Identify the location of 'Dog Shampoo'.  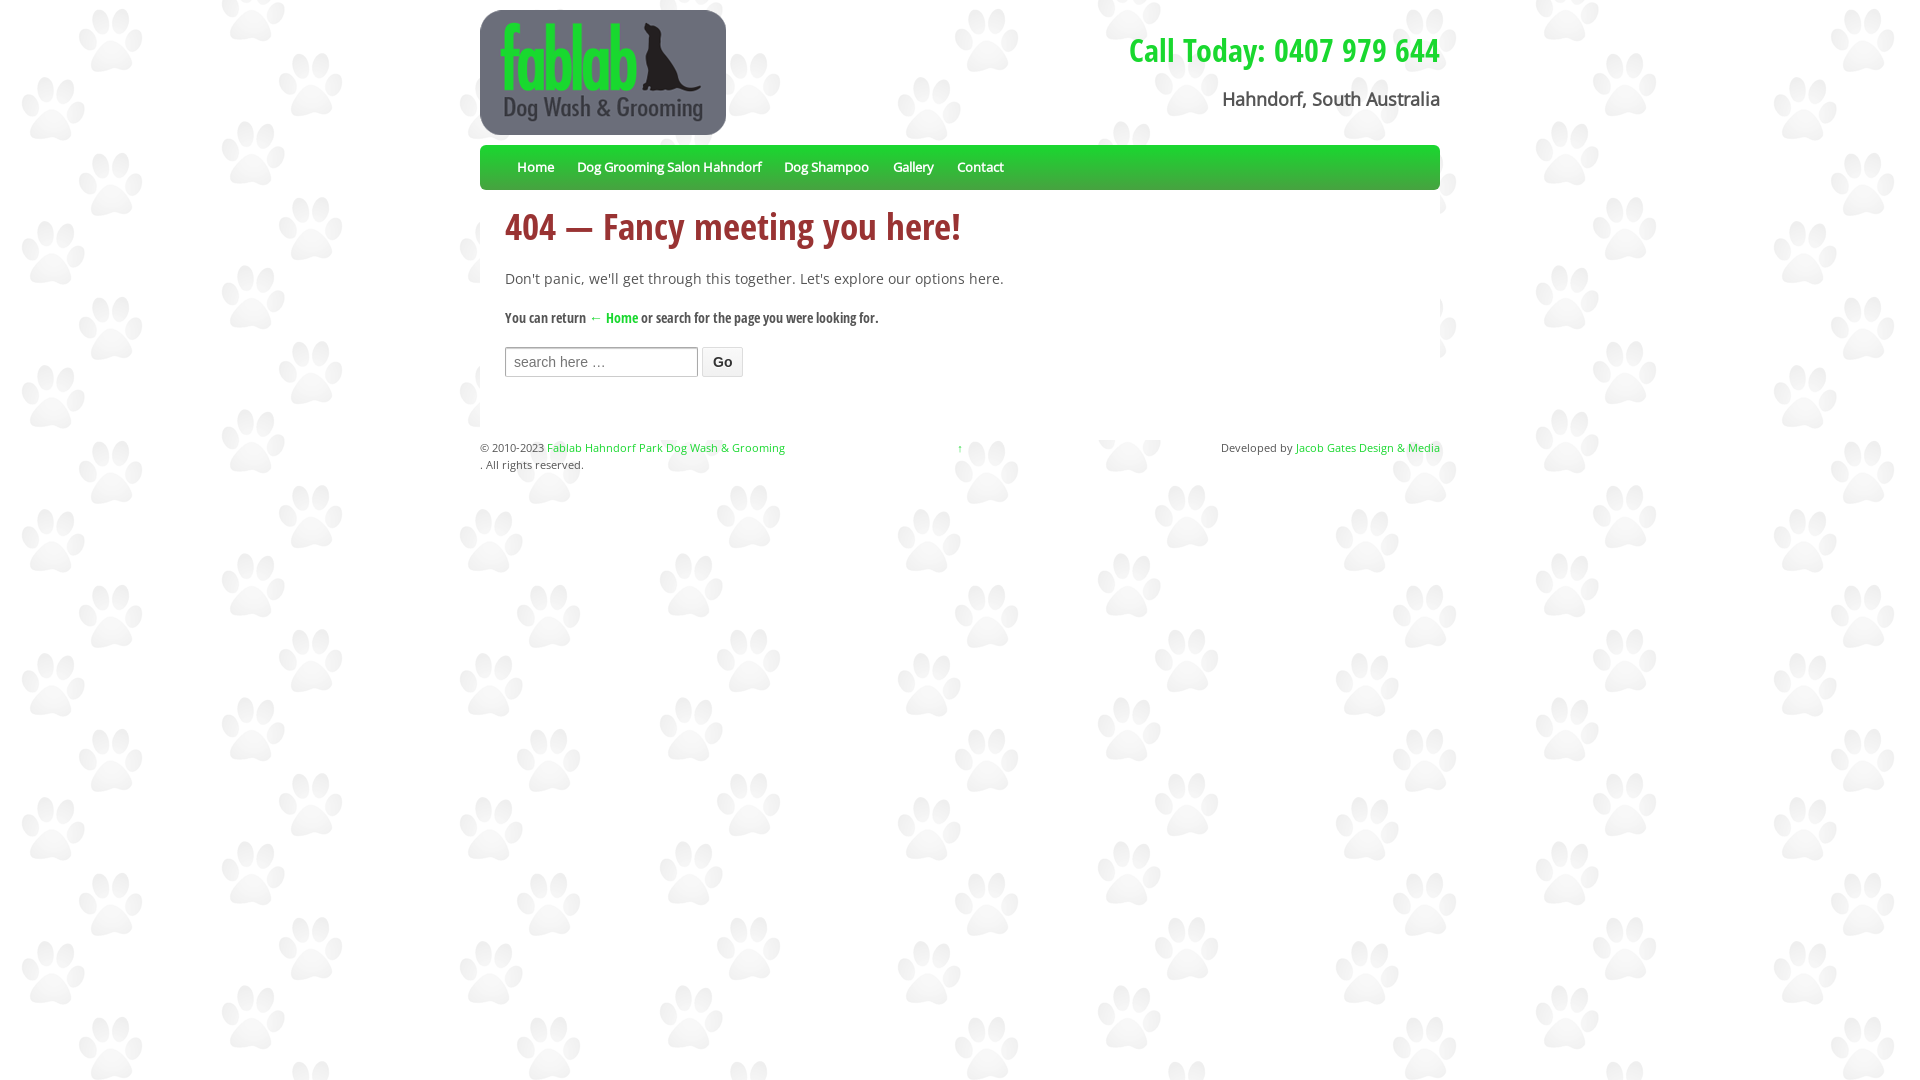
(771, 166).